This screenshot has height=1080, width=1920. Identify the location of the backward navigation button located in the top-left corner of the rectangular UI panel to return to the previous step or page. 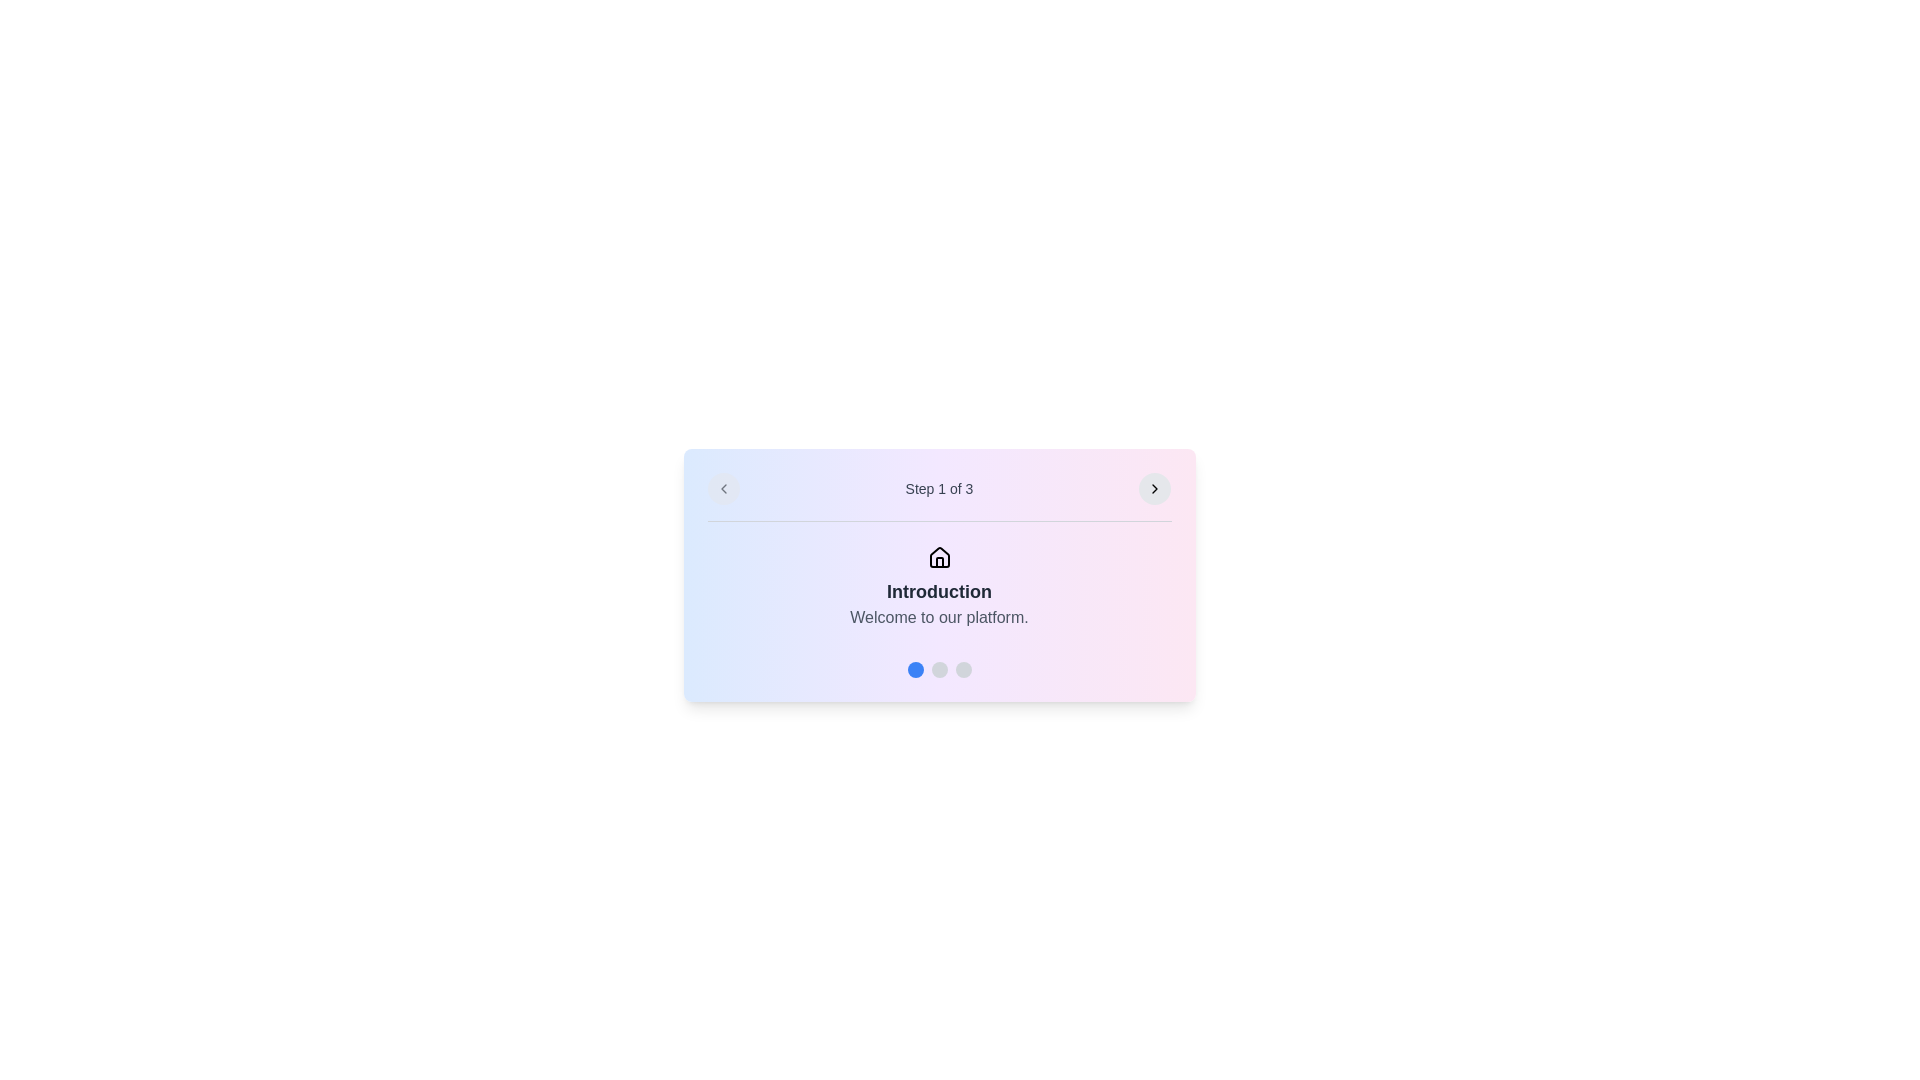
(722, 489).